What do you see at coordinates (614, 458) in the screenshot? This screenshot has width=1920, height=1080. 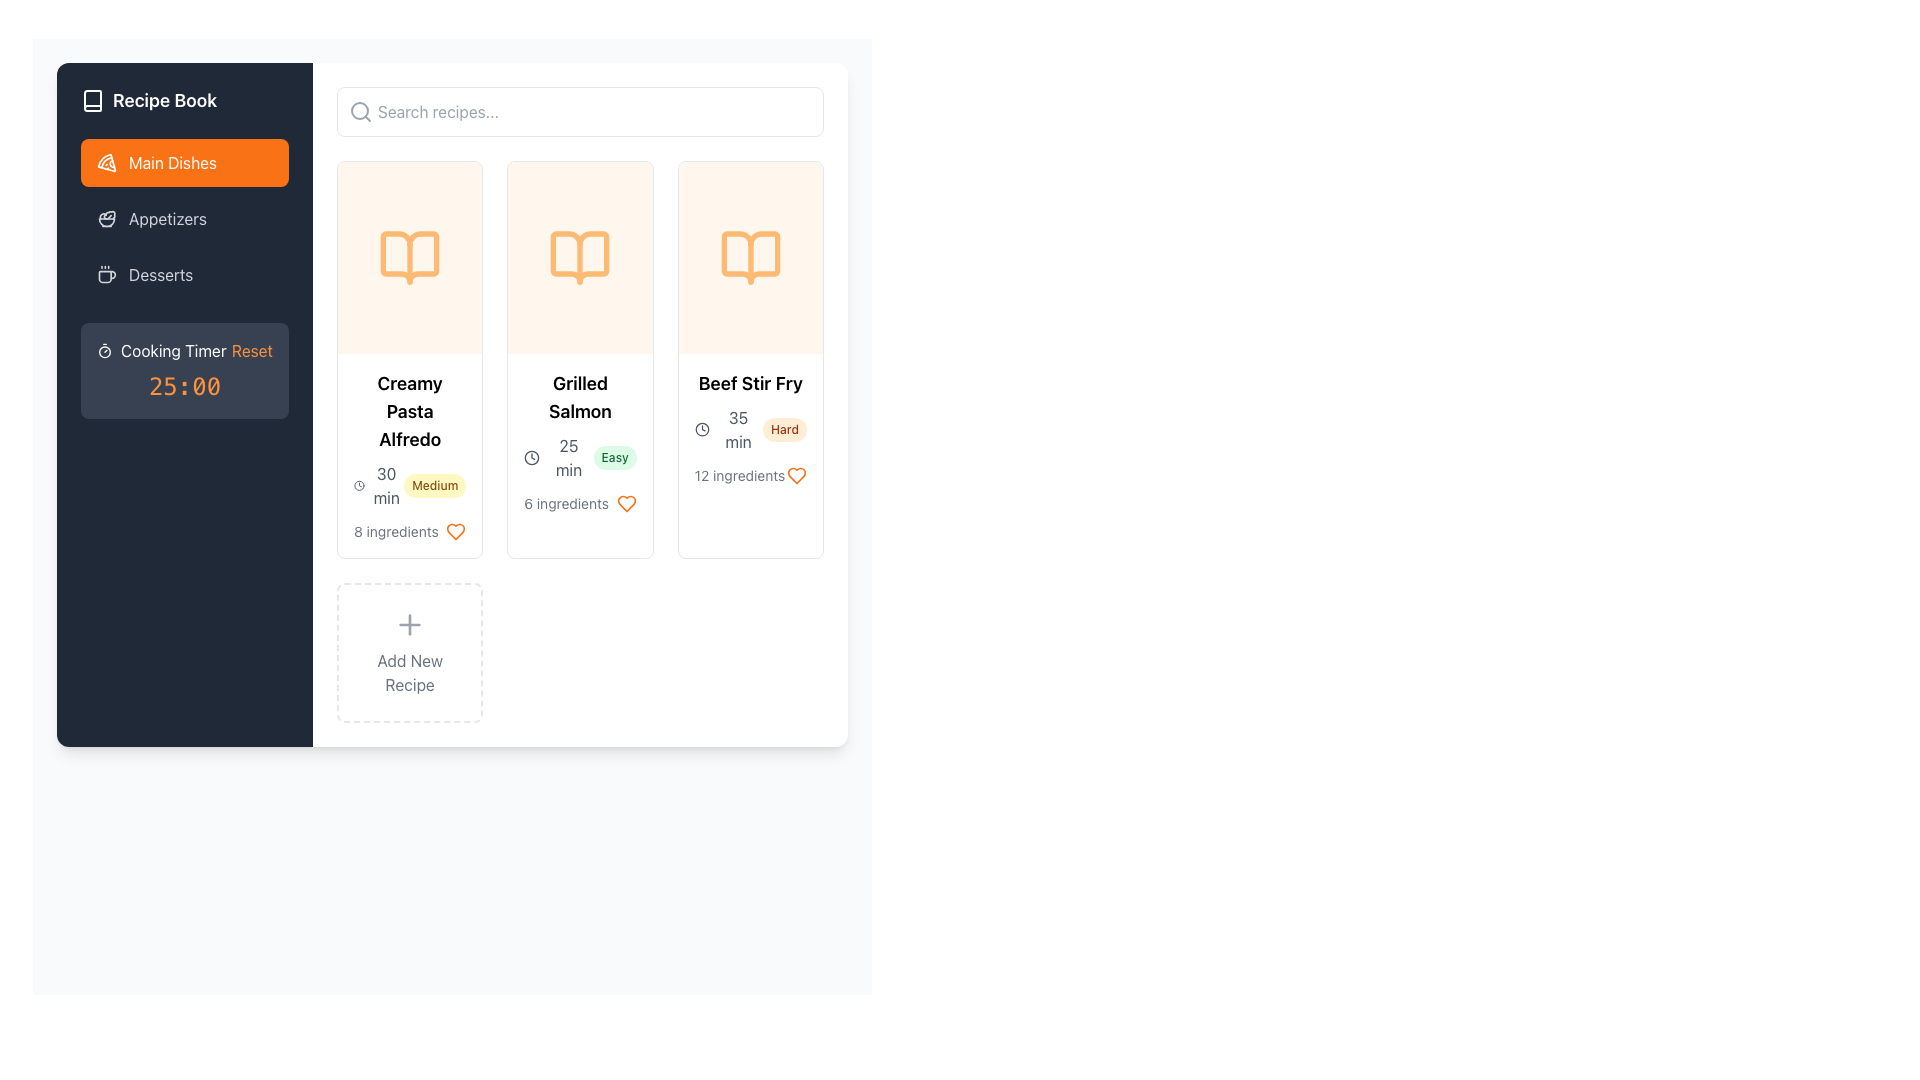 I see `text content of the 'Easy' difficulty indicator label located under the title 'Grilled Salmon' in the 'Main Dishes' section` at bounding box center [614, 458].